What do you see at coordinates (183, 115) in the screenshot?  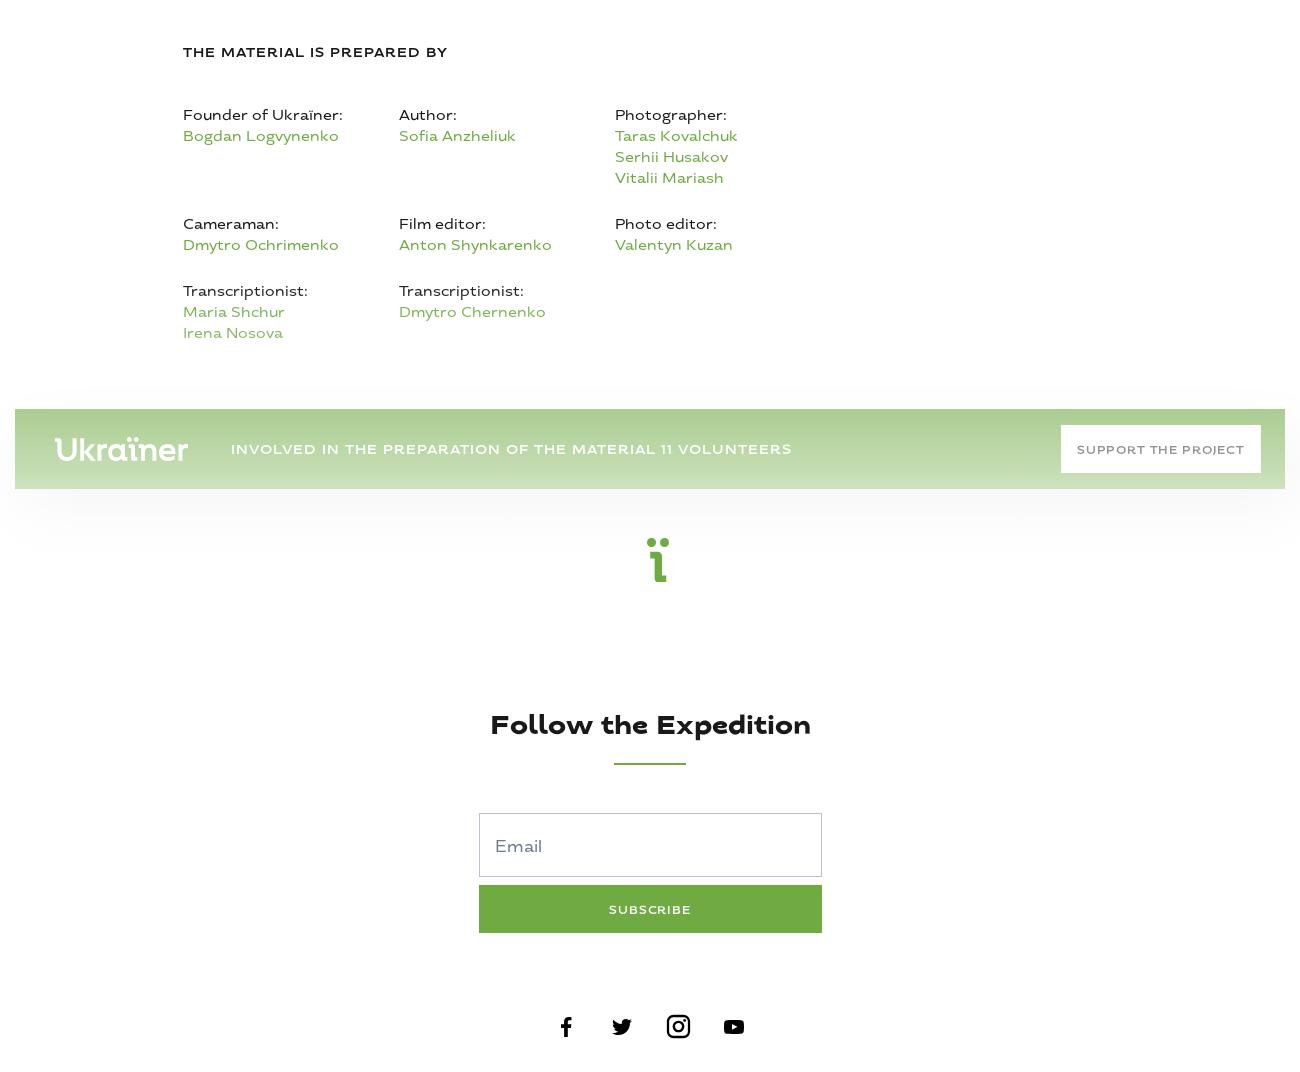 I see `'Founder of Ukraїner:'` at bounding box center [183, 115].